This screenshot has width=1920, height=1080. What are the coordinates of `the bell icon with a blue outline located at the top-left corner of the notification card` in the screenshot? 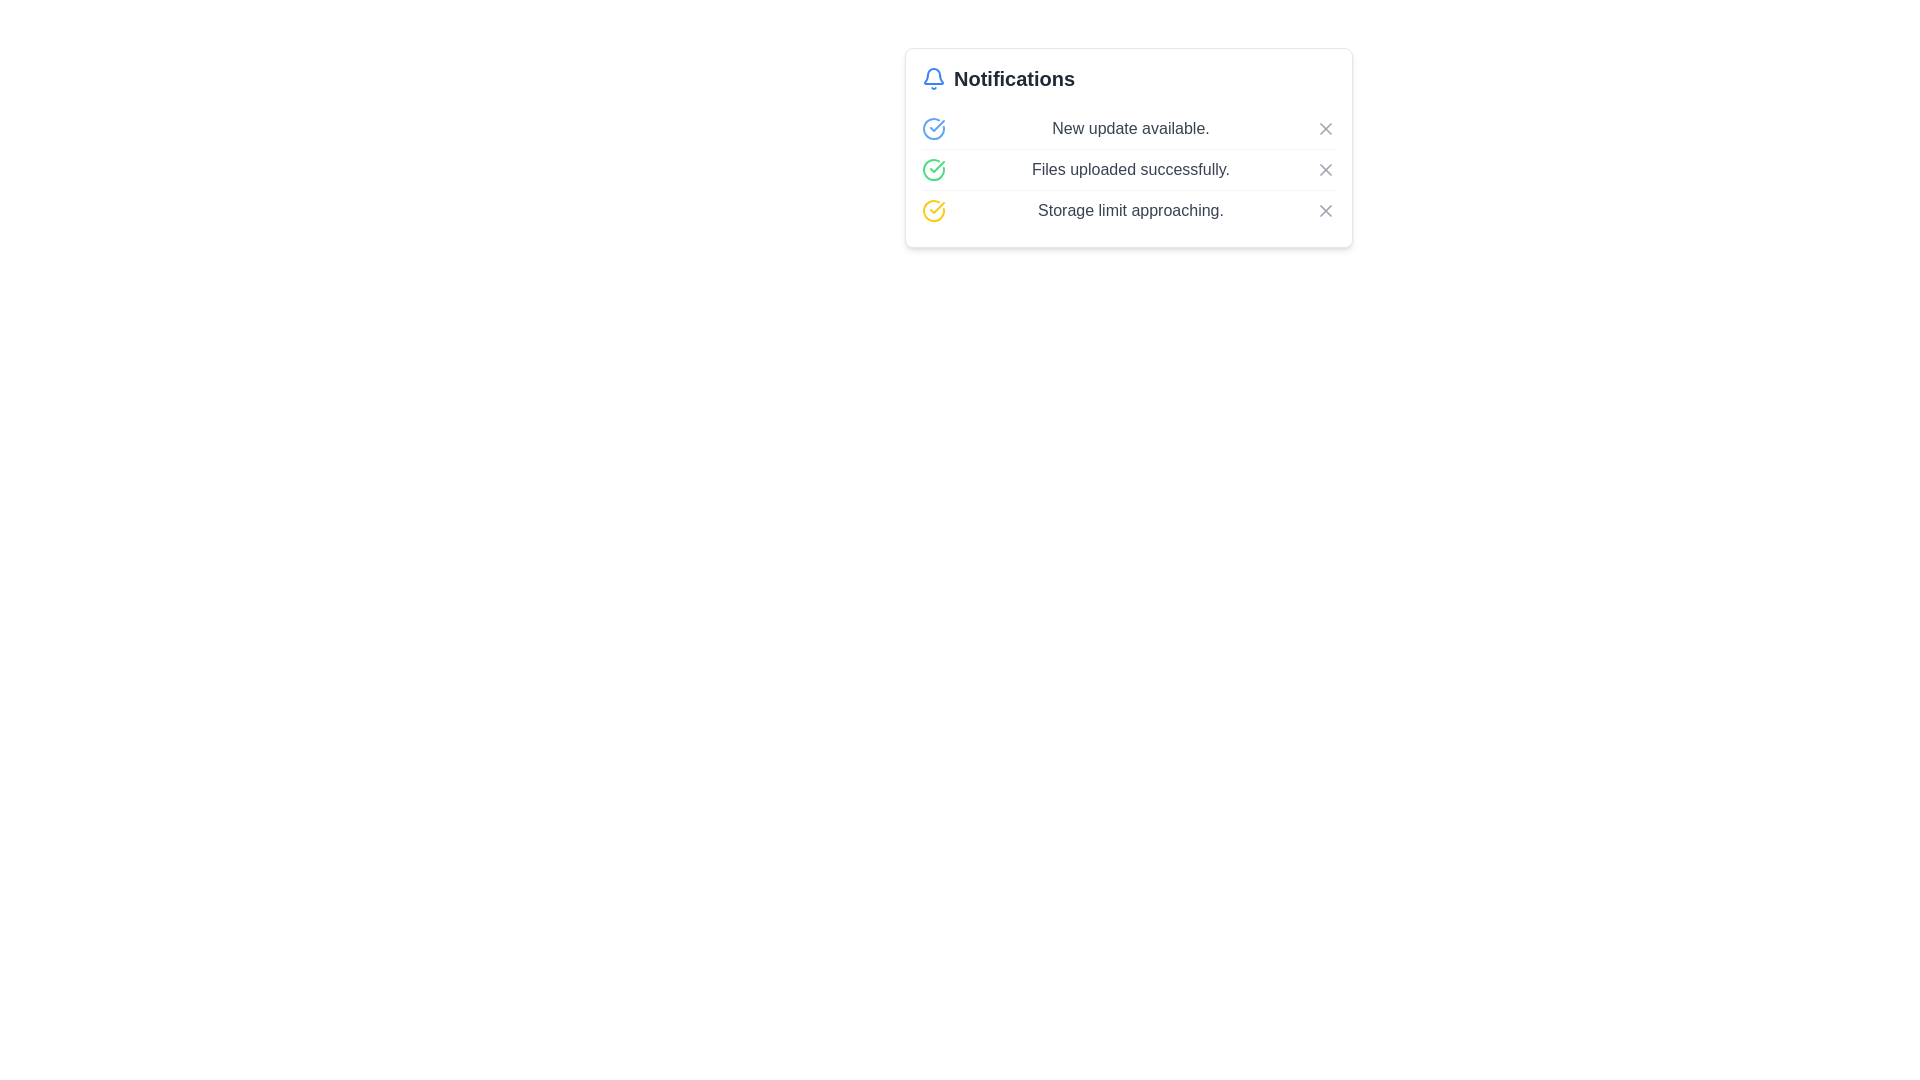 It's located at (933, 75).